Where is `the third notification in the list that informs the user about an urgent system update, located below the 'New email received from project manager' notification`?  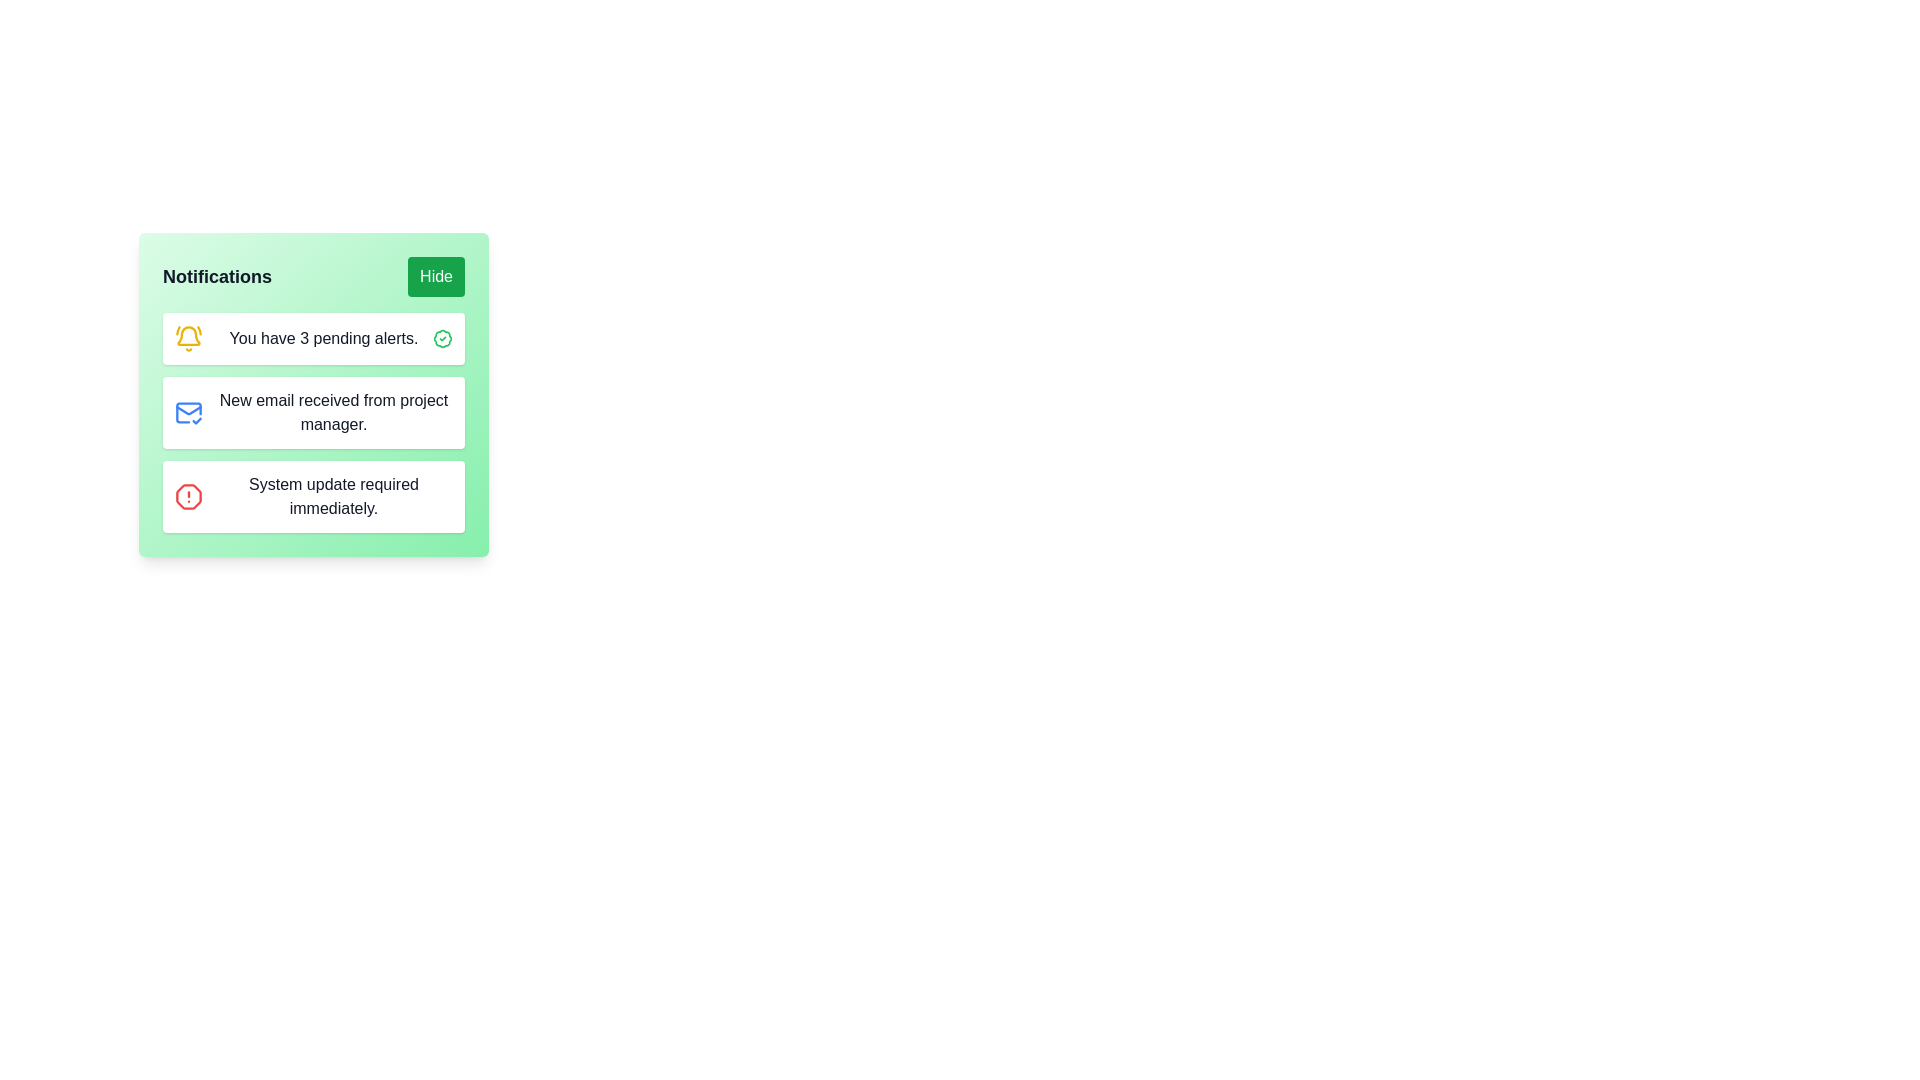
the third notification in the list that informs the user about an urgent system update, located below the 'New email received from project manager' notification is located at coordinates (312, 496).